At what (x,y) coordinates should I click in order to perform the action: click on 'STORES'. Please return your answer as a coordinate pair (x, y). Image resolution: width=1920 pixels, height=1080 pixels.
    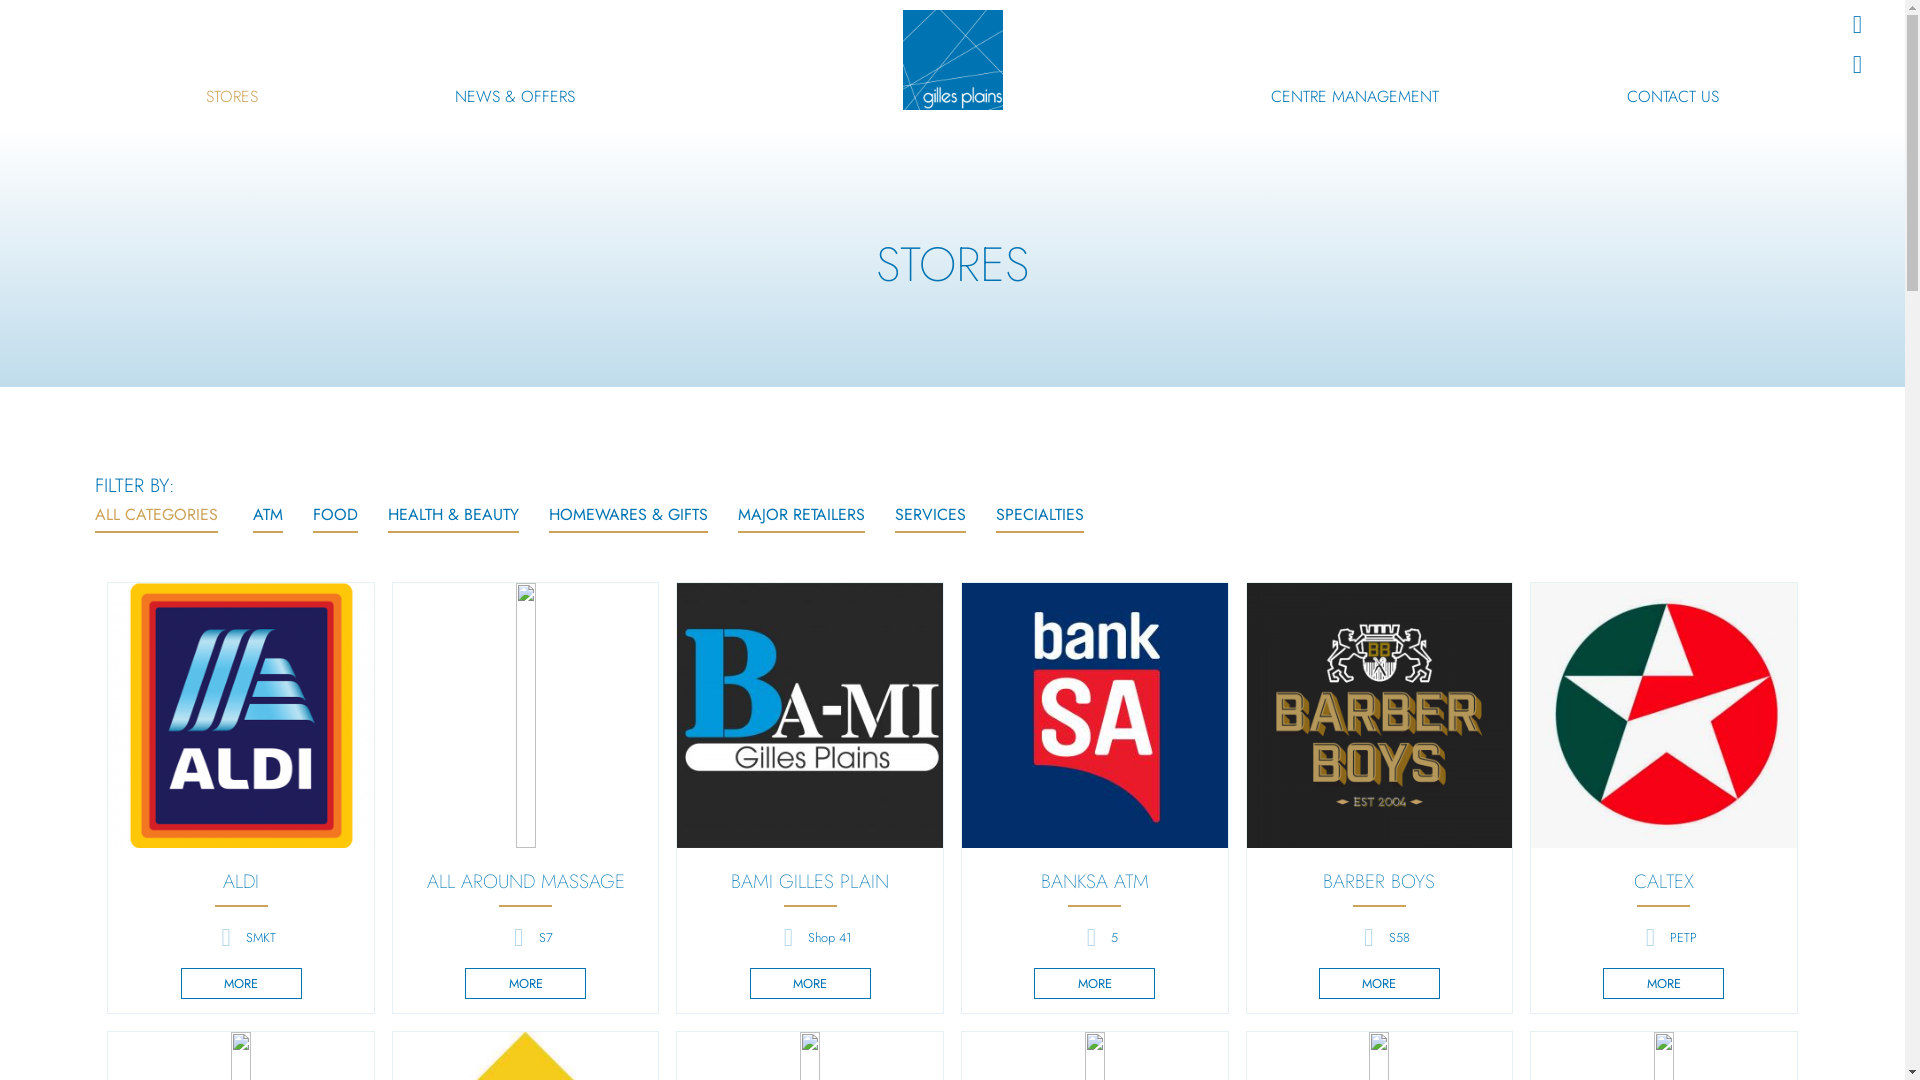
    Looking at the image, I should click on (231, 96).